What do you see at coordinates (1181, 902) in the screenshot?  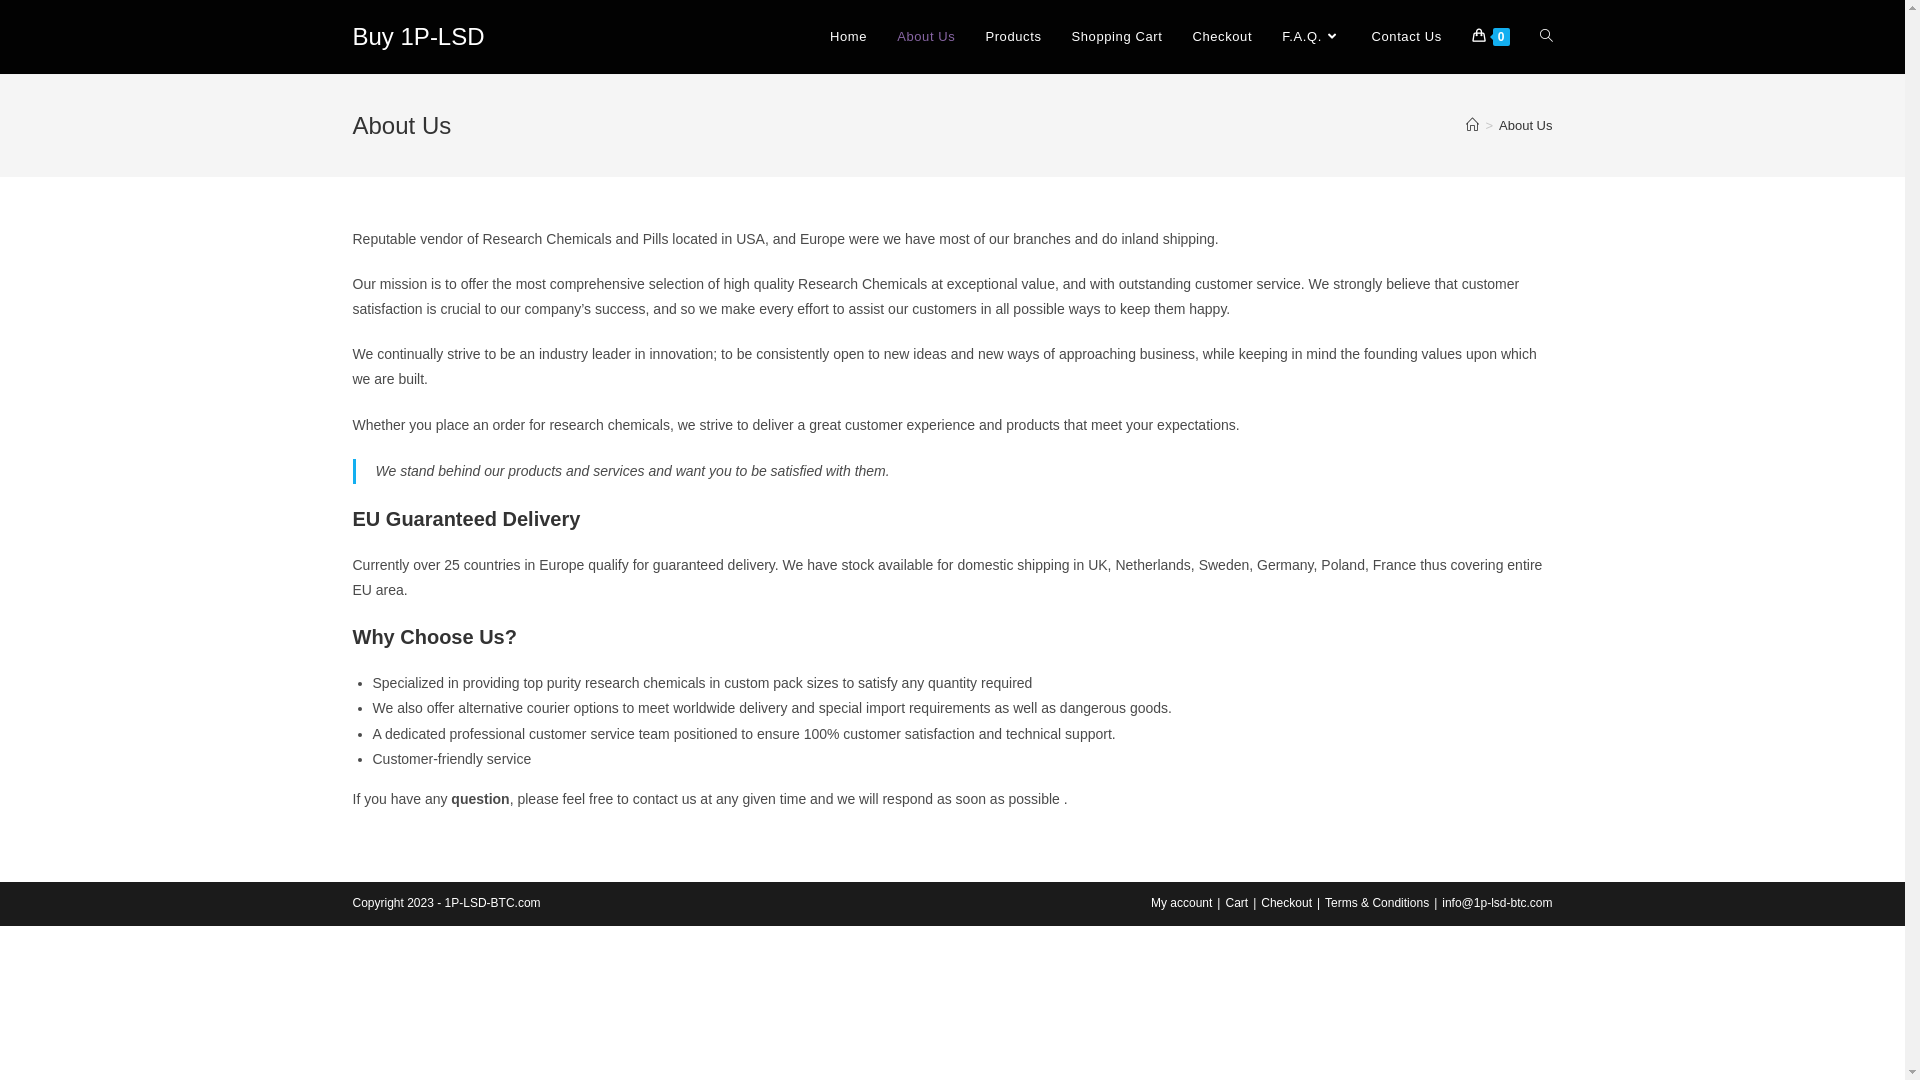 I see `'My account'` at bounding box center [1181, 902].